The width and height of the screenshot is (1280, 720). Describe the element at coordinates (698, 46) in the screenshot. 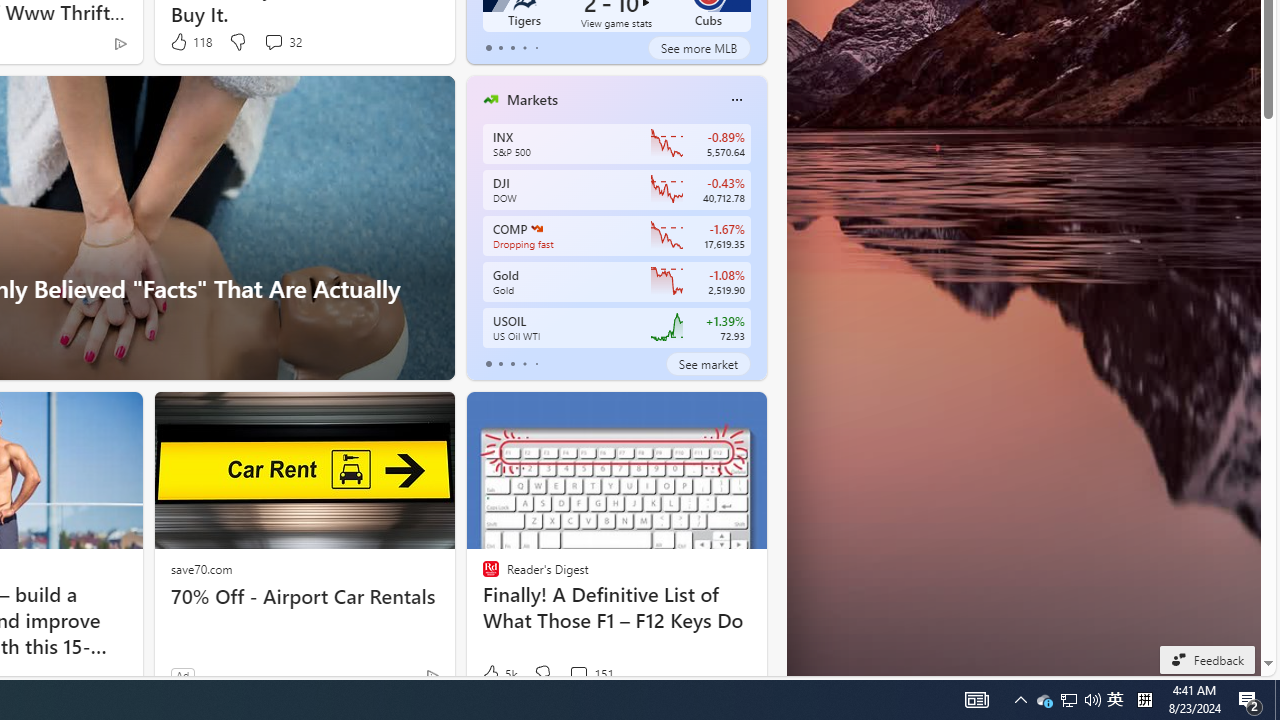

I see `'See more MLB'` at that location.